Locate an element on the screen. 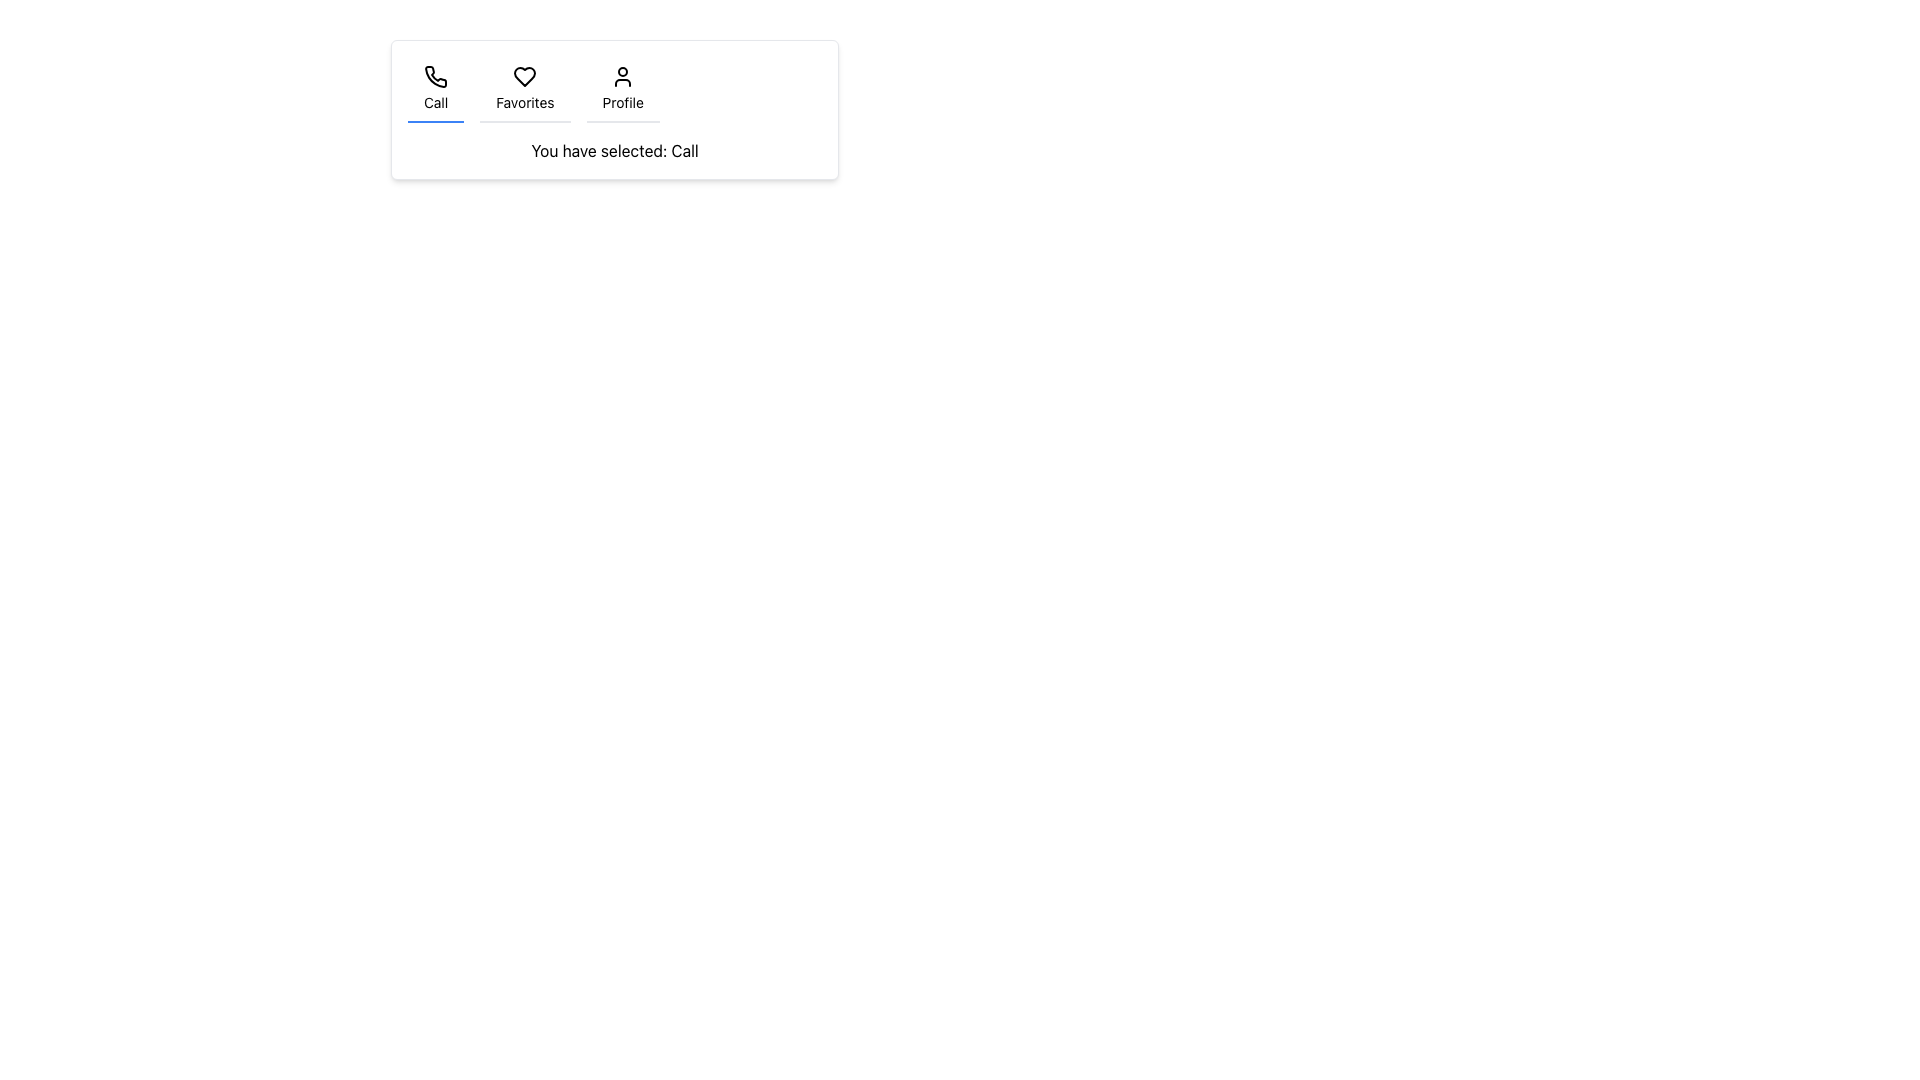 Image resolution: width=1920 pixels, height=1080 pixels. the first button in the horizontal menu is located at coordinates (435, 88).